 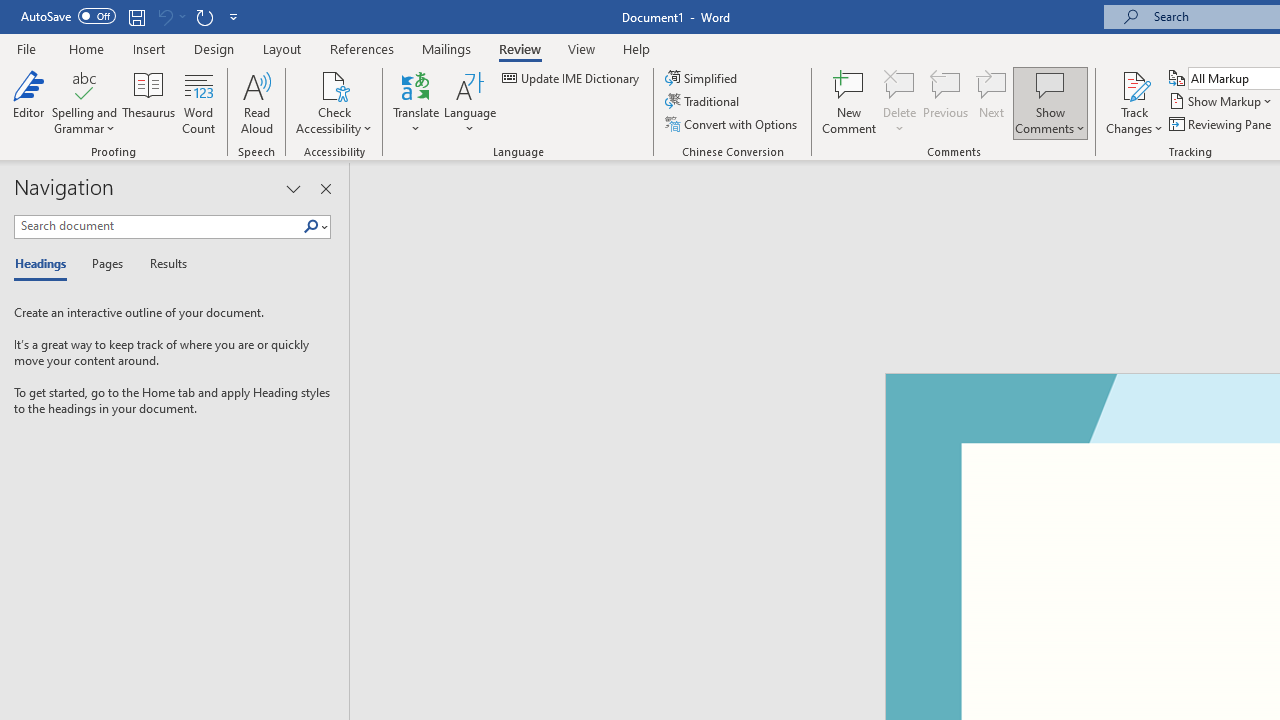 I want to click on 'Reviewing Pane', so click(x=1220, y=124).